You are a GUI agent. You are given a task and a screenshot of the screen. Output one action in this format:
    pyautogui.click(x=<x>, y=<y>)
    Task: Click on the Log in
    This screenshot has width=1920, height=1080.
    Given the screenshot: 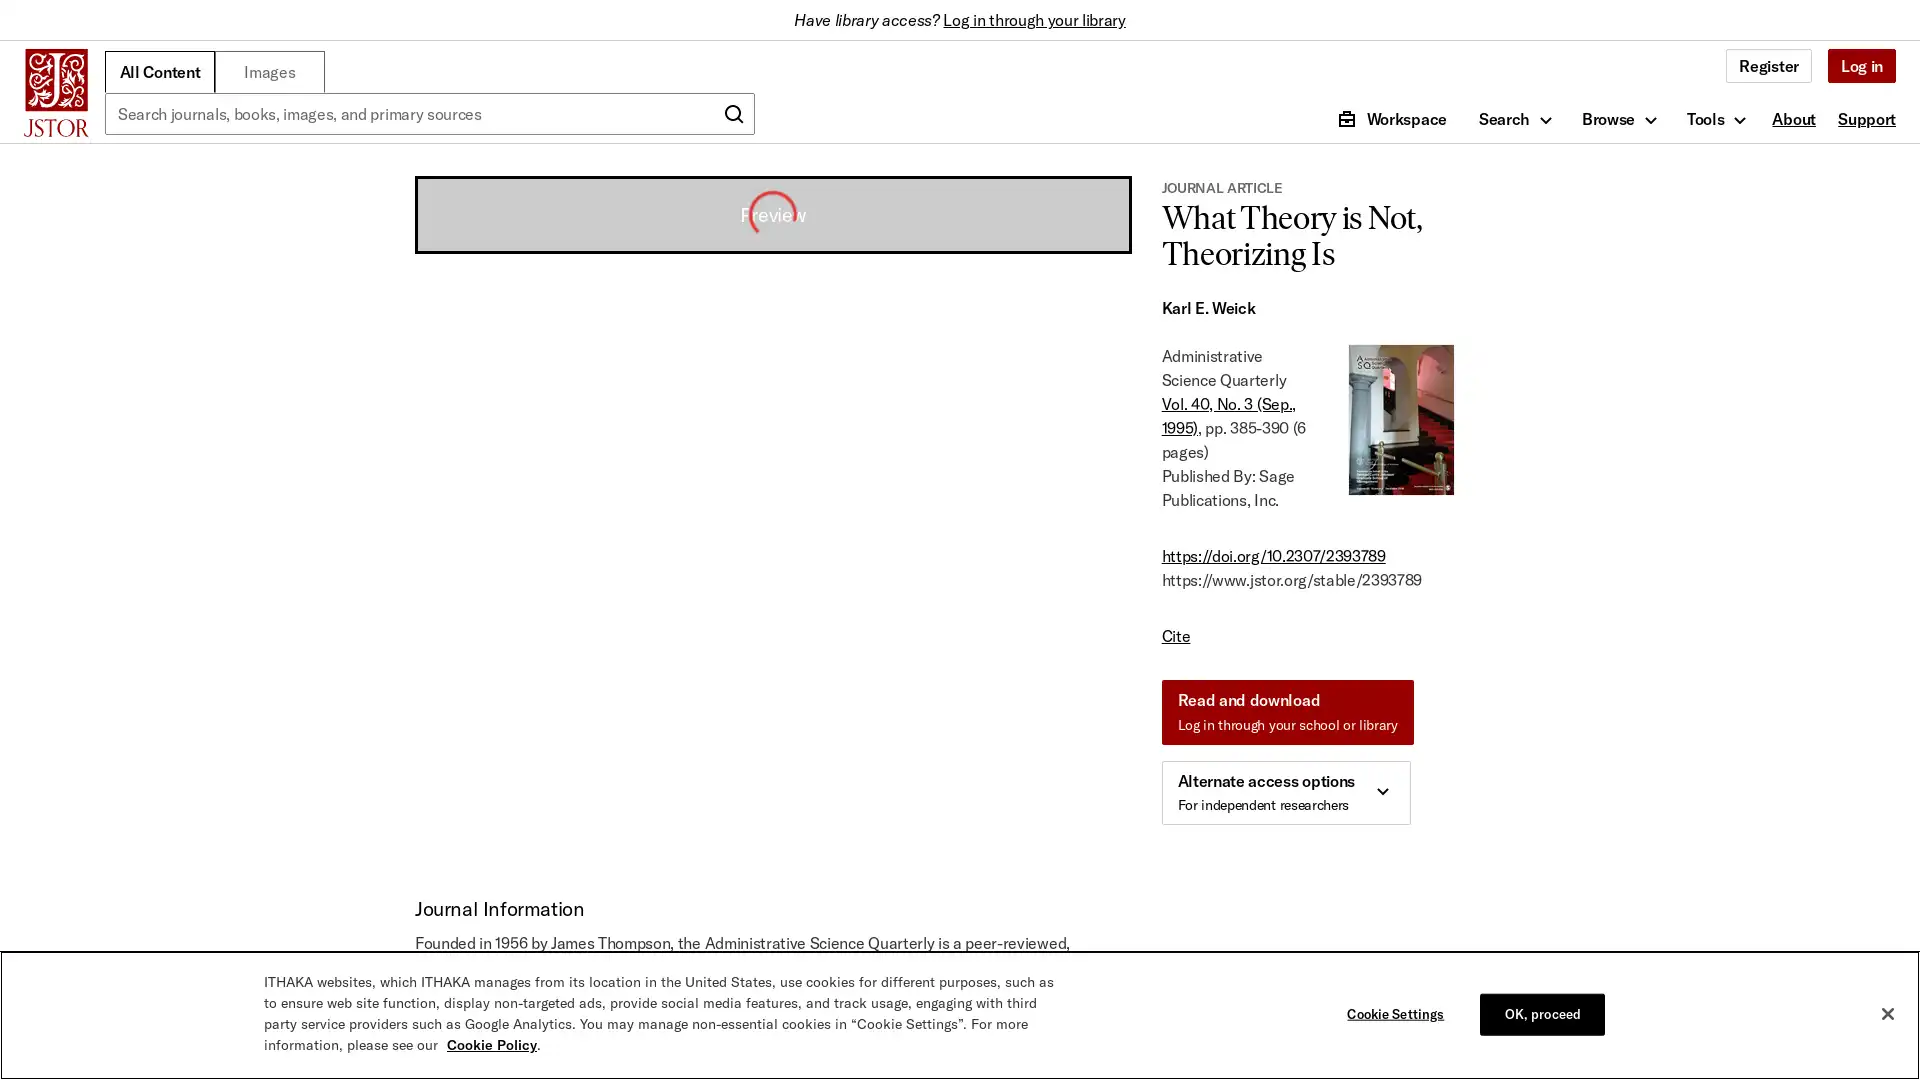 What is the action you would take?
    pyautogui.click(x=1860, y=64)
    